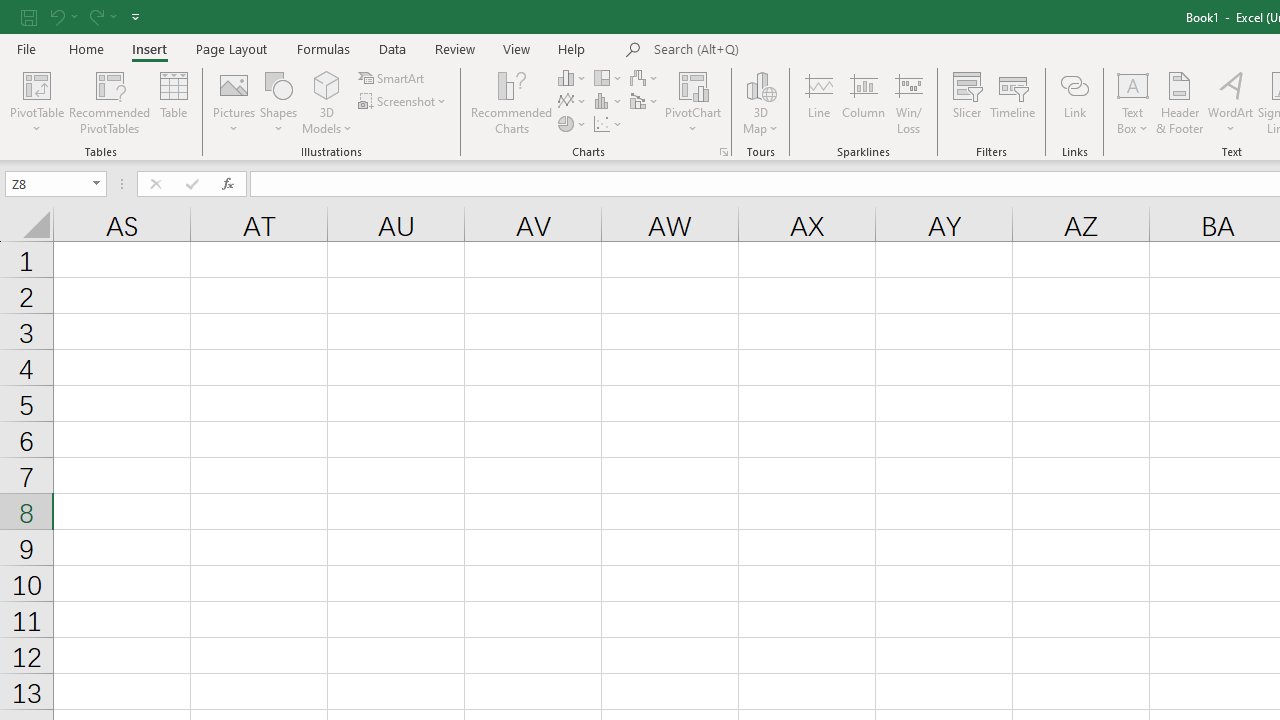 The width and height of the screenshot is (1280, 720). Describe the element at coordinates (645, 77) in the screenshot. I see `'Insert Waterfall, Funnel, Stock, Surface, or Radar Chart'` at that location.